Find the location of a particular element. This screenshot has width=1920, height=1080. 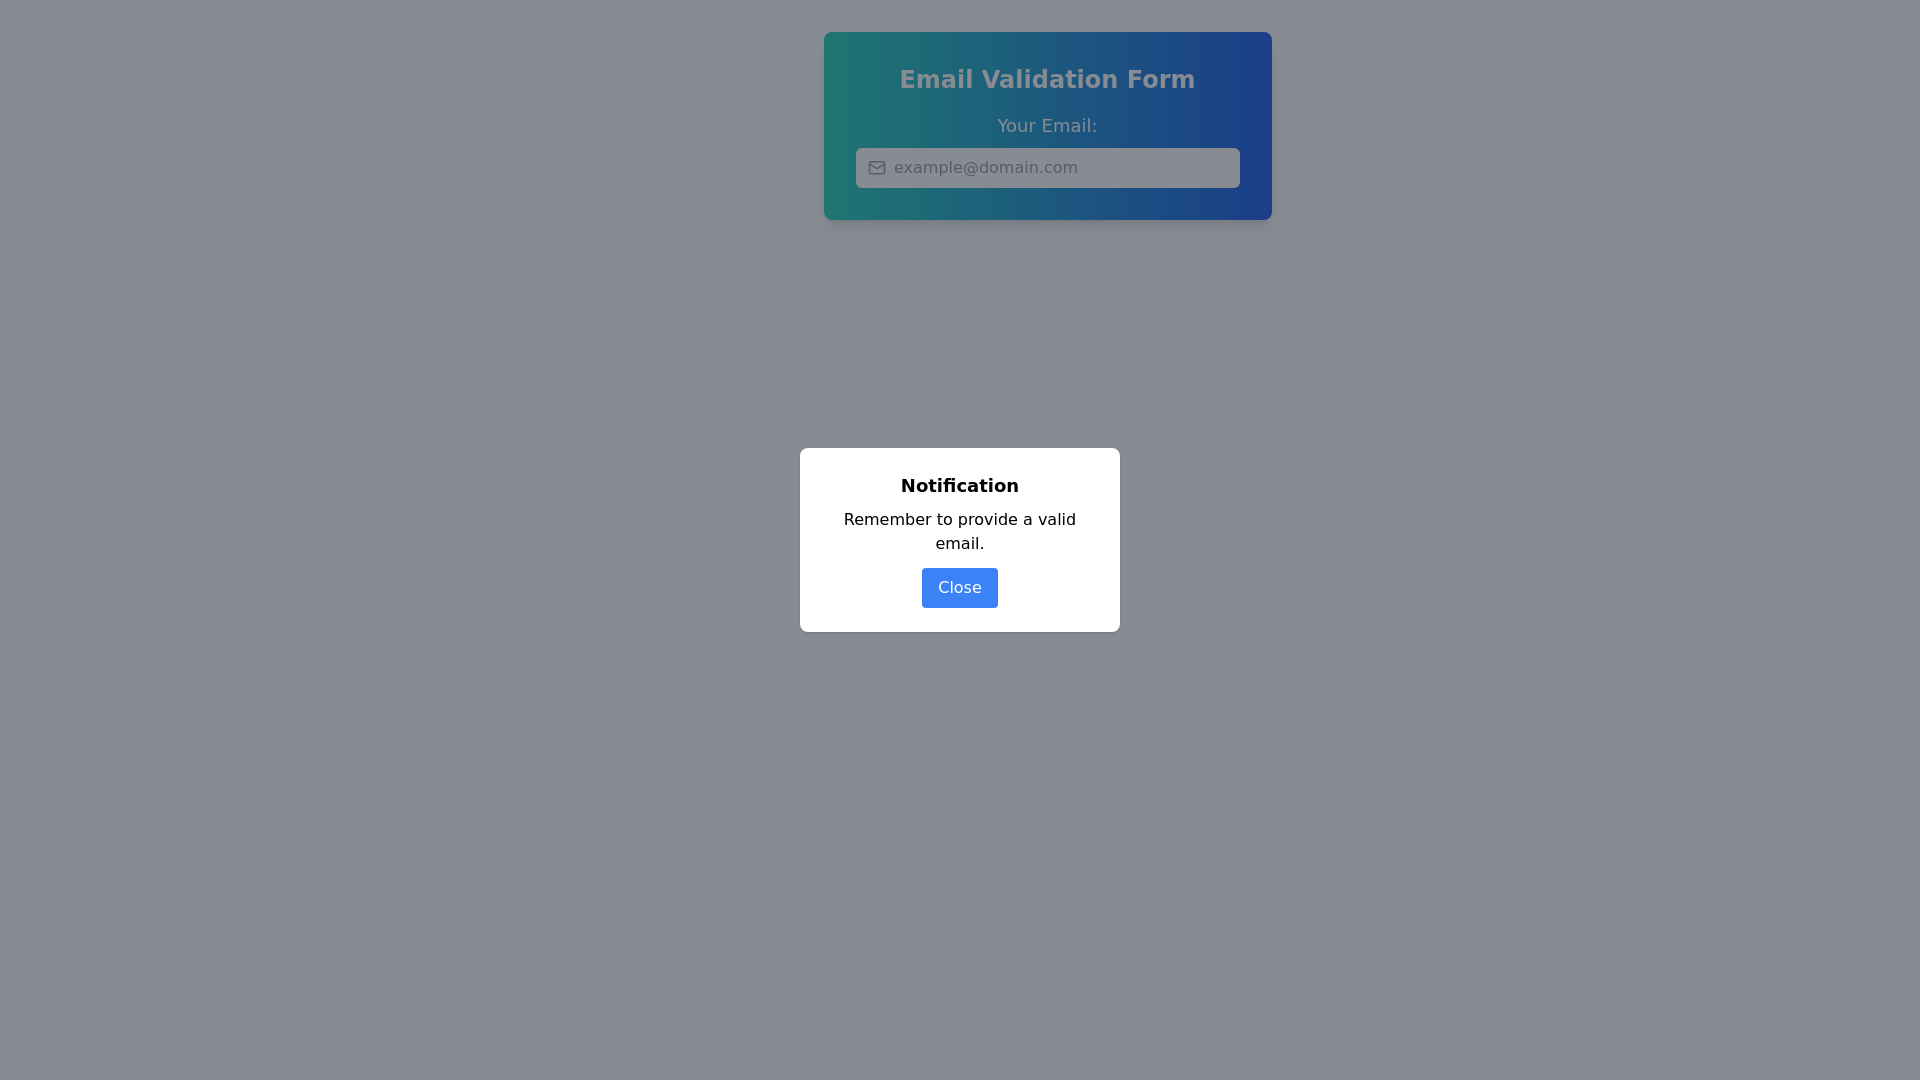

the static text label that conveys an important reminder, positioned below the title 'Notification' and above the 'Close' button is located at coordinates (960, 531).